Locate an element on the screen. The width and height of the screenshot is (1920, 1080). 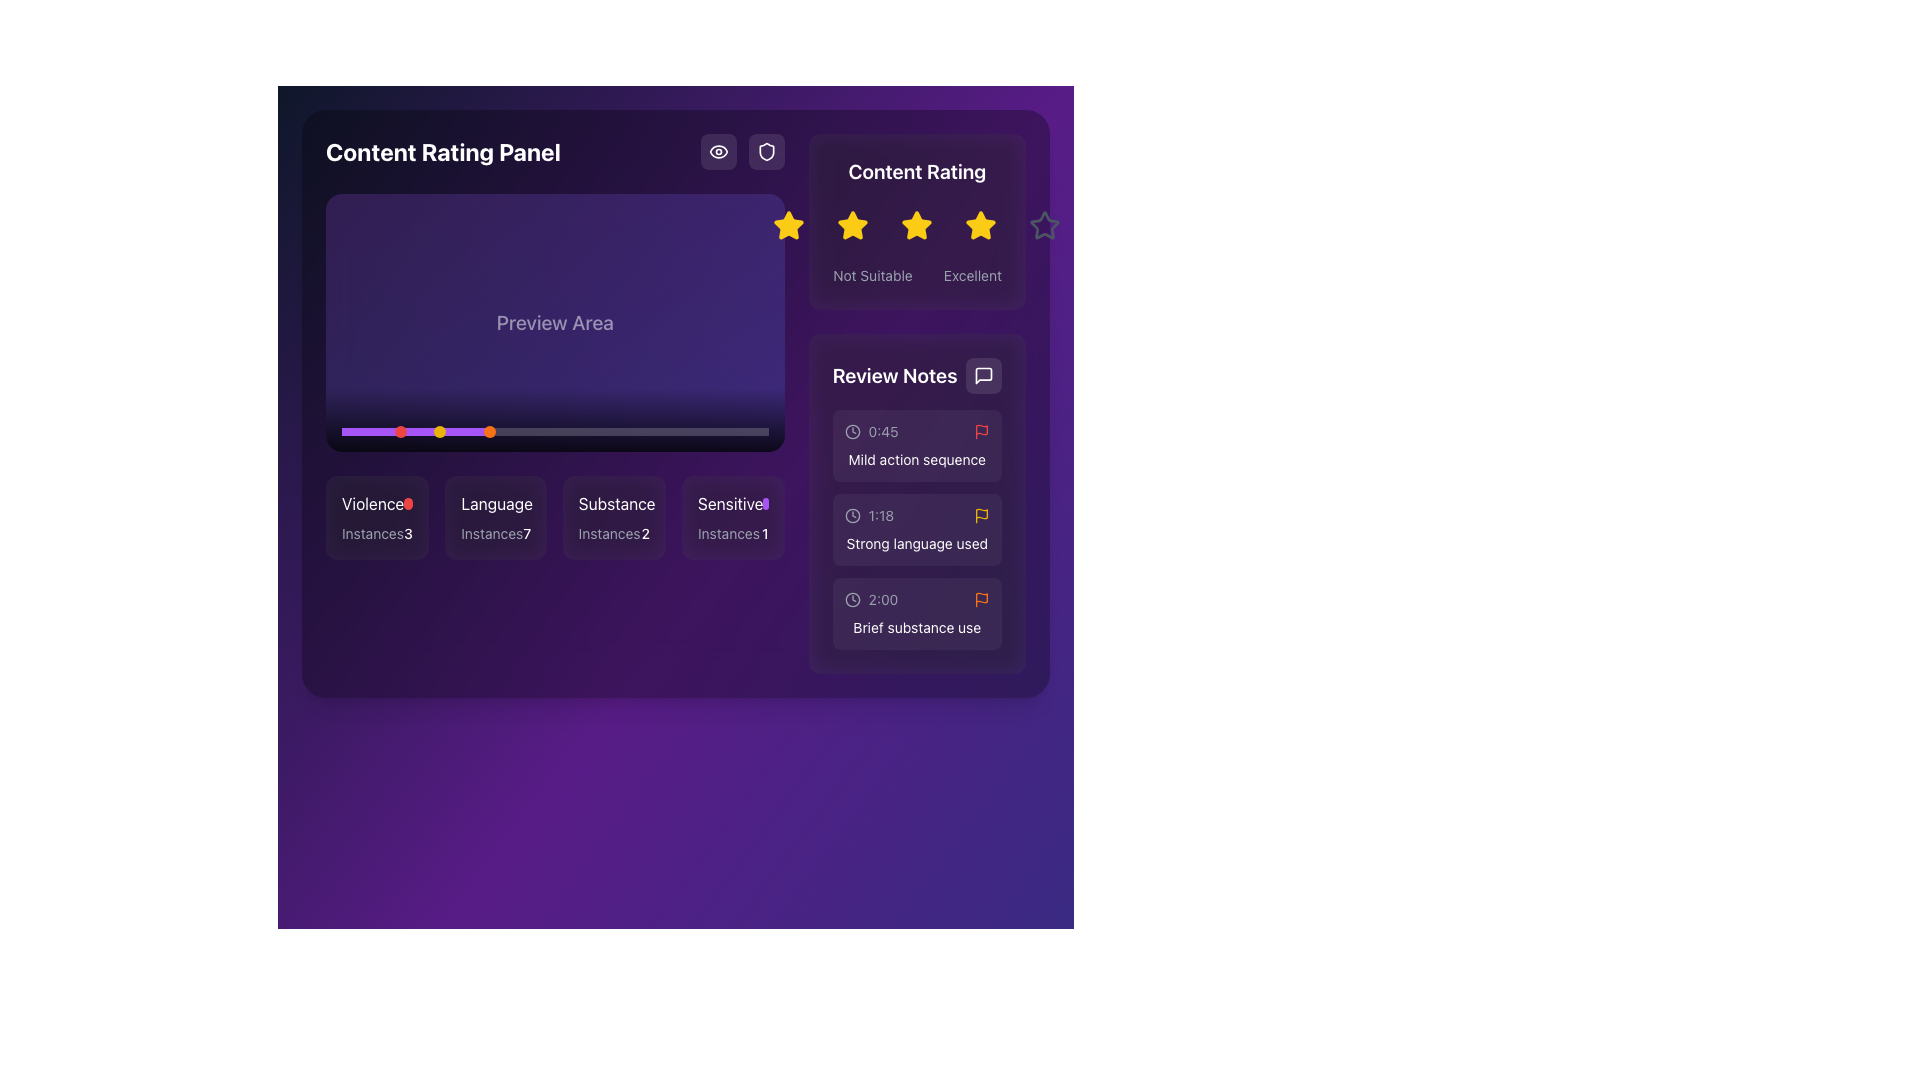
the Icon button located in the 'Review Notes' section, positioned towards the top right of its panel is located at coordinates (983, 375).